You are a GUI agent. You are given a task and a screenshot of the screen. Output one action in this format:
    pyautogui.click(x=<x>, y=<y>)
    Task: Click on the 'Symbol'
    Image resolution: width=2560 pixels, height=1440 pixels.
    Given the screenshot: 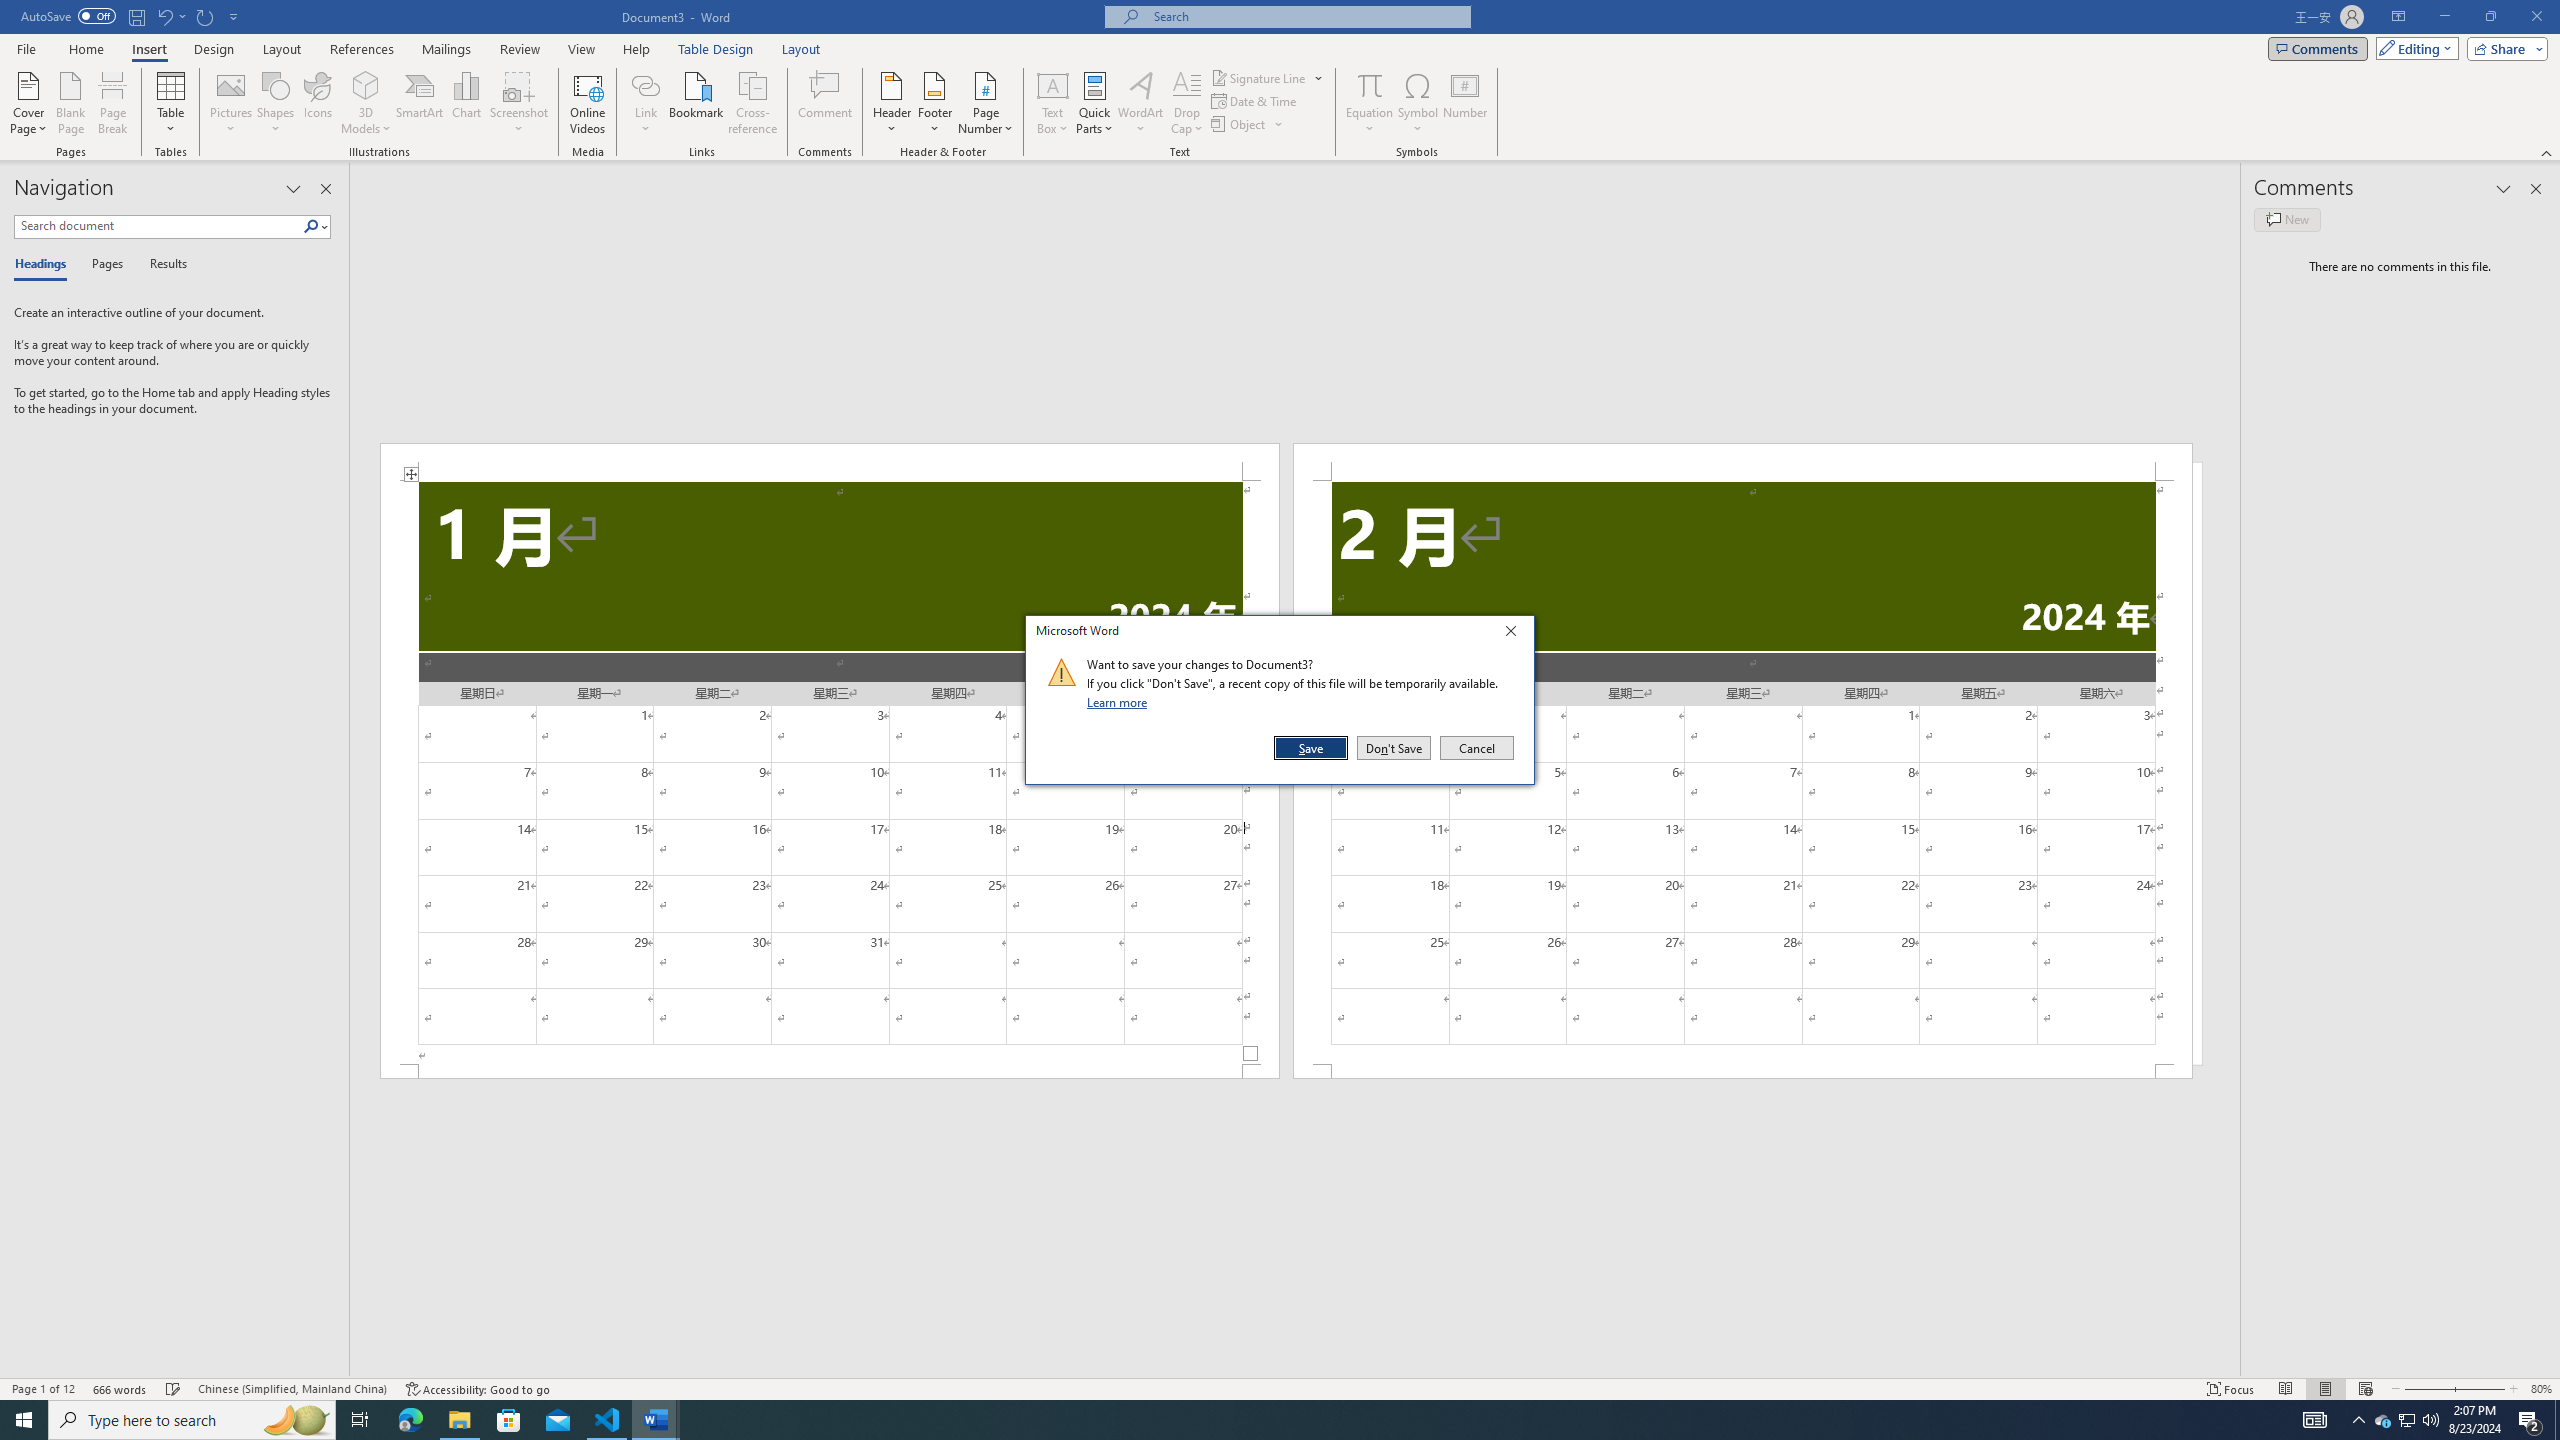 What is the action you would take?
    pyautogui.click(x=1418, y=103)
    